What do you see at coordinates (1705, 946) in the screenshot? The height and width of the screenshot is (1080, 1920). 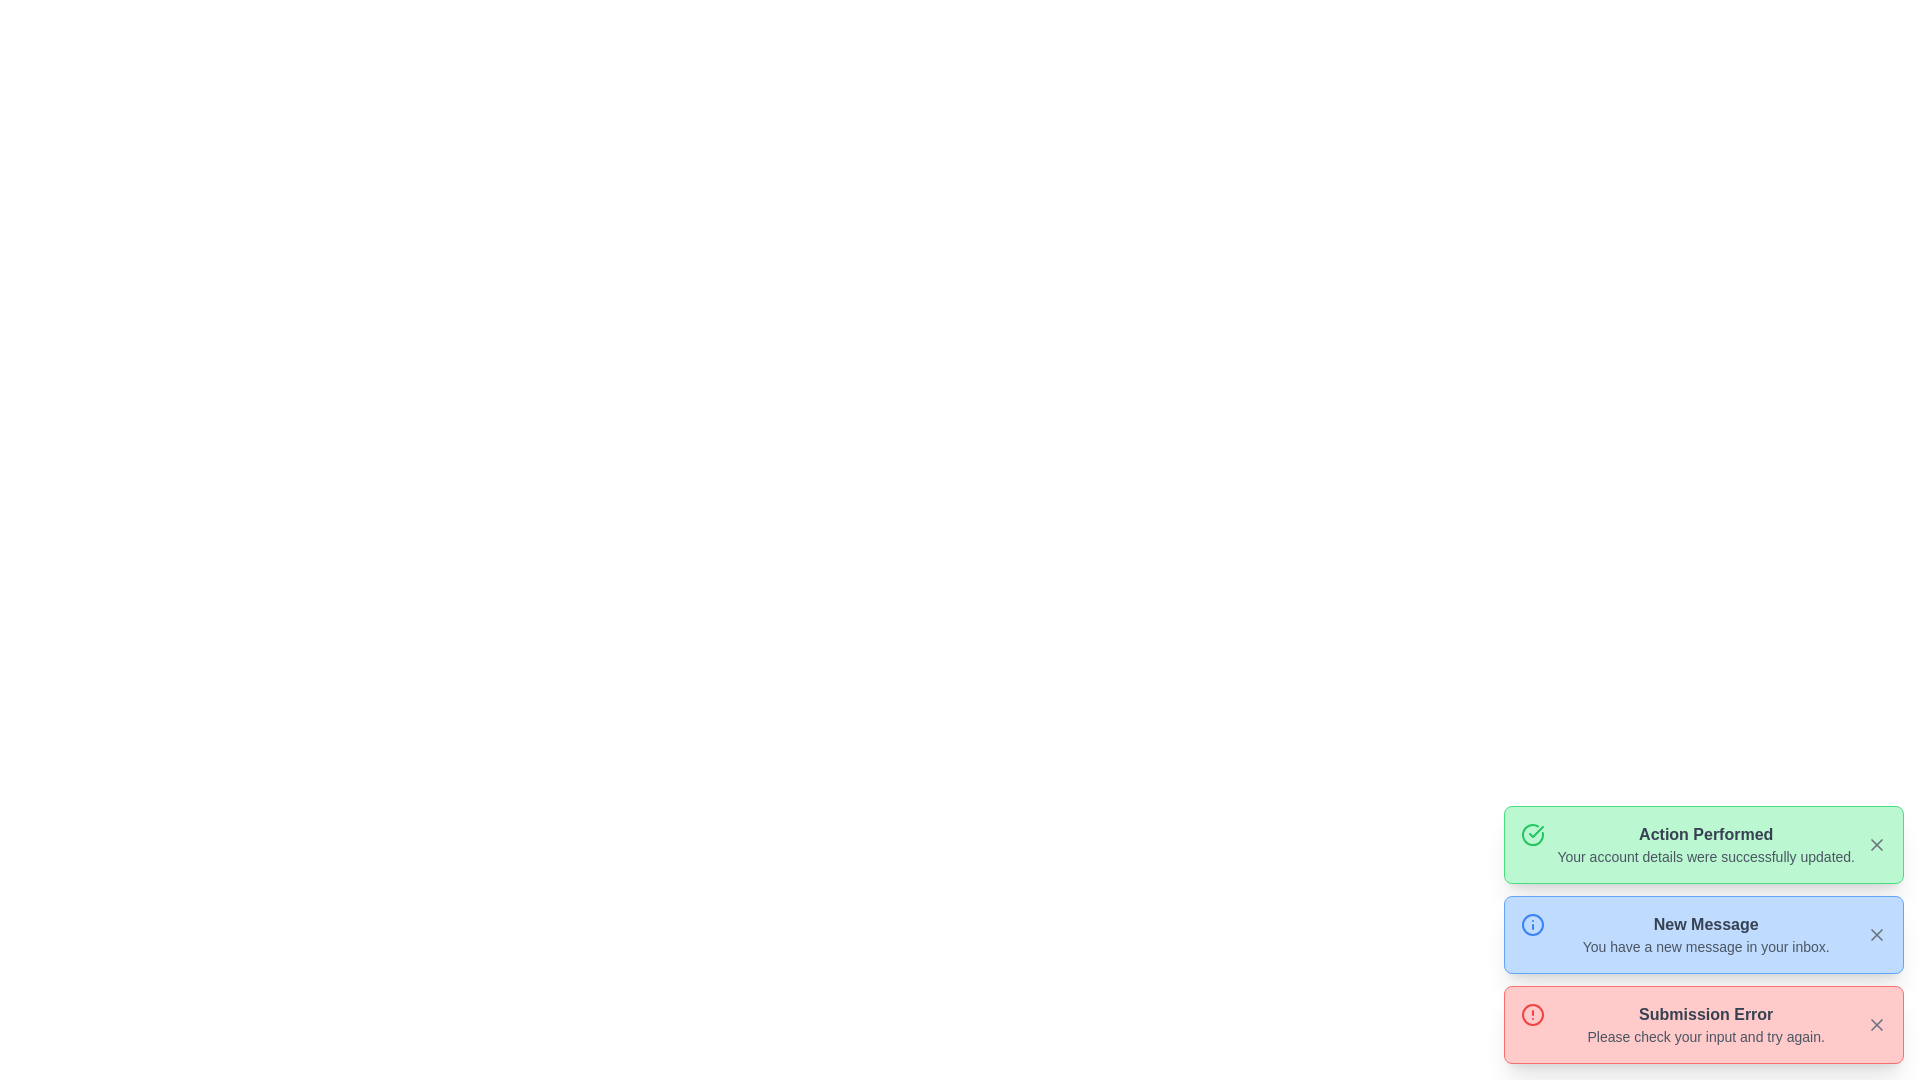 I see `text content that states 'You have a new message in your inbox.' which is located below the bold header 'New Message' in the light blue notification card` at bounding box center [1705, 946].